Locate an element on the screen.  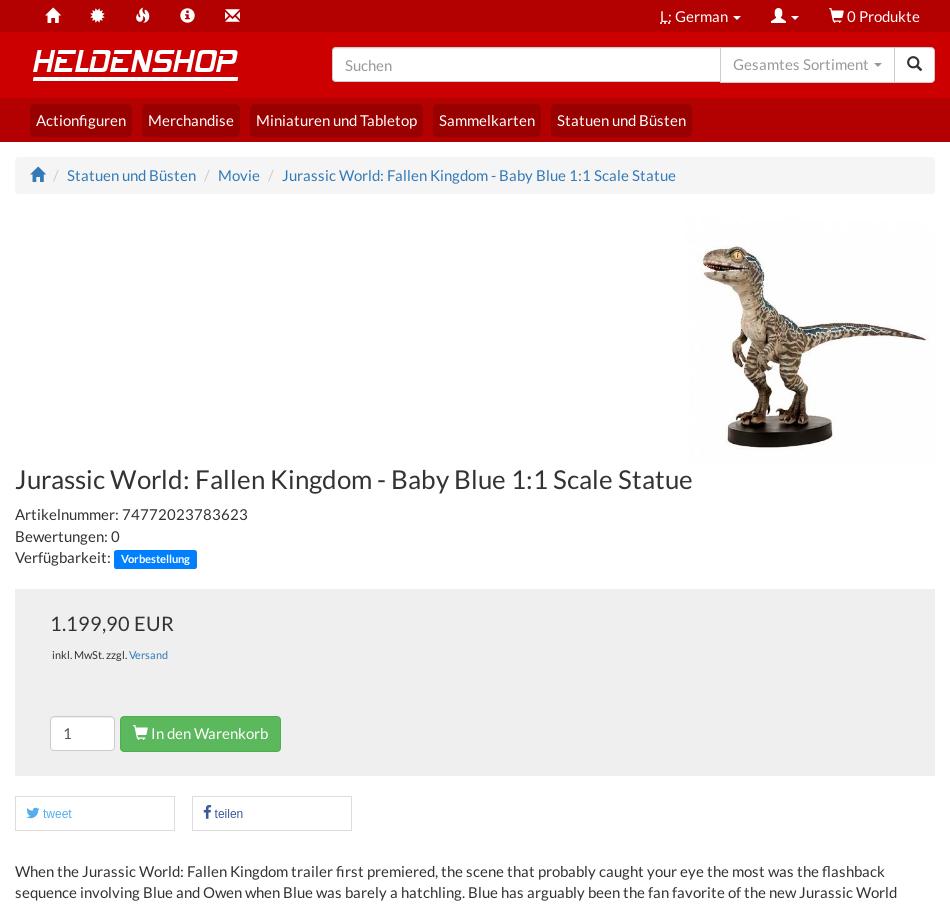
'Movie' is located at coordinates (238, 172).